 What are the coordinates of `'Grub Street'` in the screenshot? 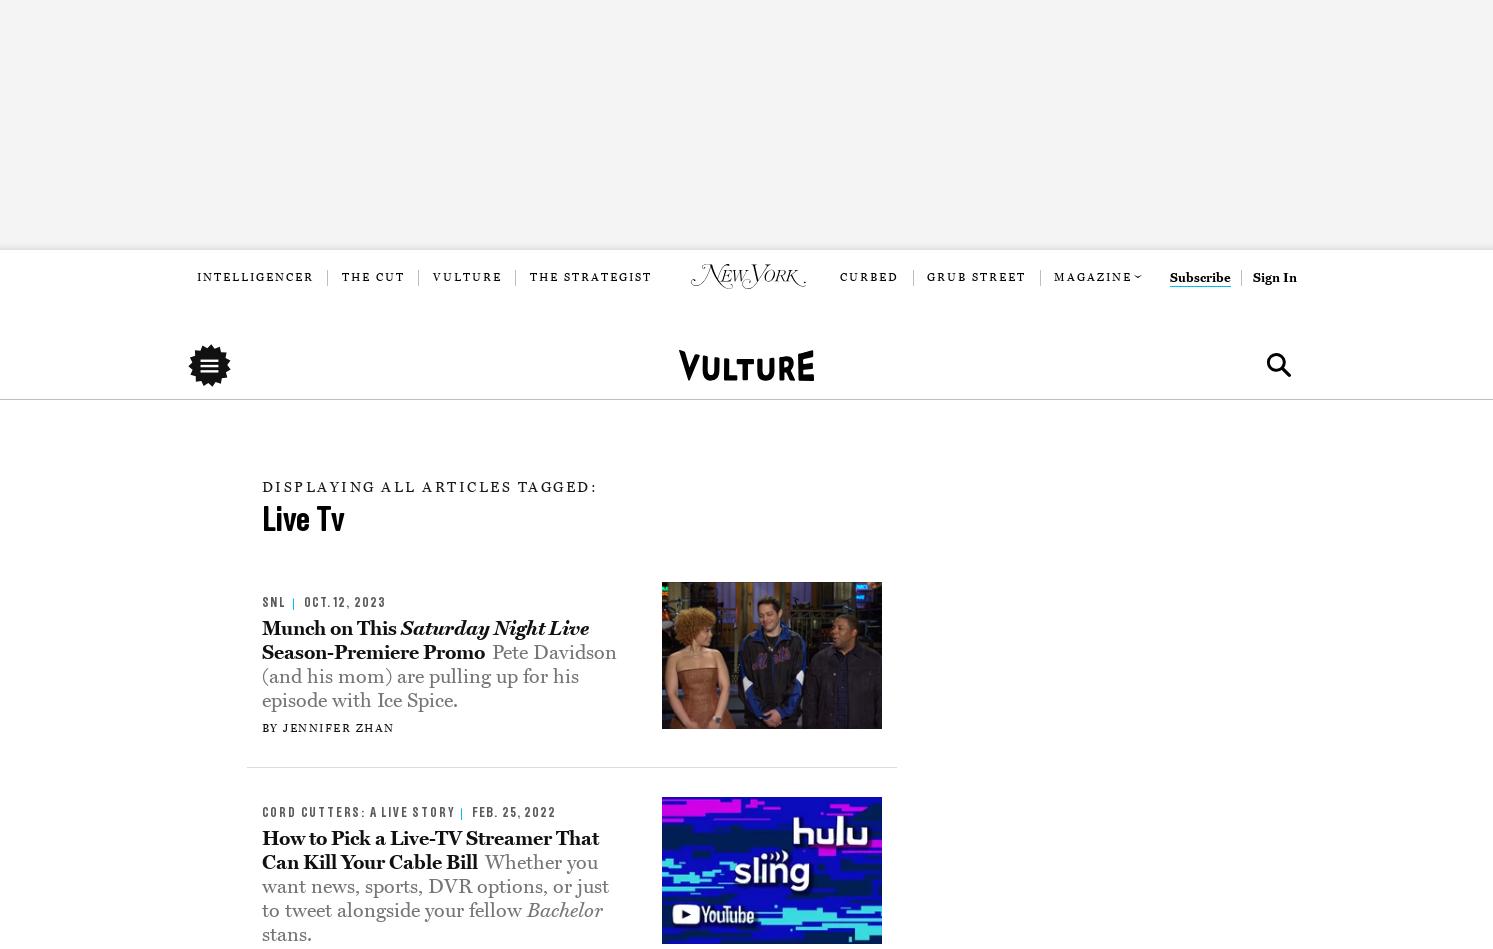 It's located at (976, 275).